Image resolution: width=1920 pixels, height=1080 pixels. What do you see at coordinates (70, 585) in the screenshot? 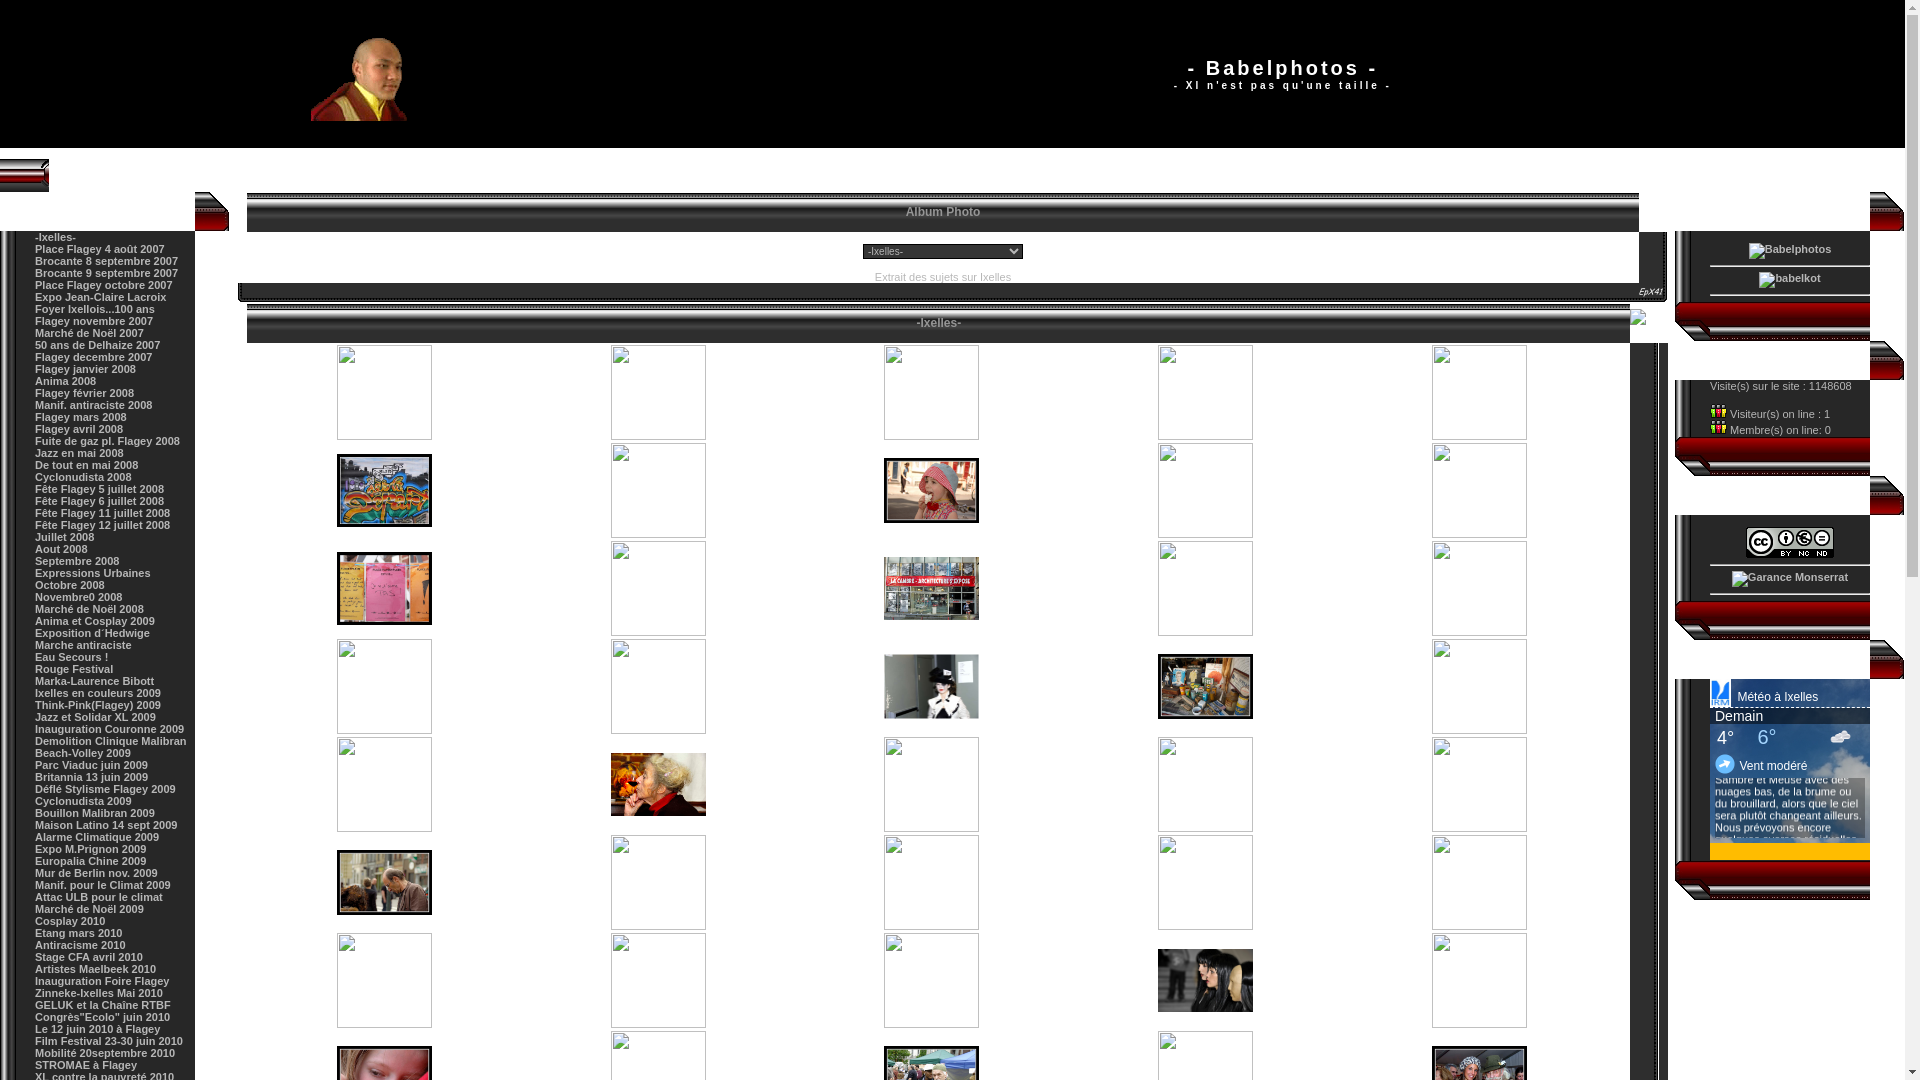
I see `'Octobre 2008'` at bounding box center [70, 585].